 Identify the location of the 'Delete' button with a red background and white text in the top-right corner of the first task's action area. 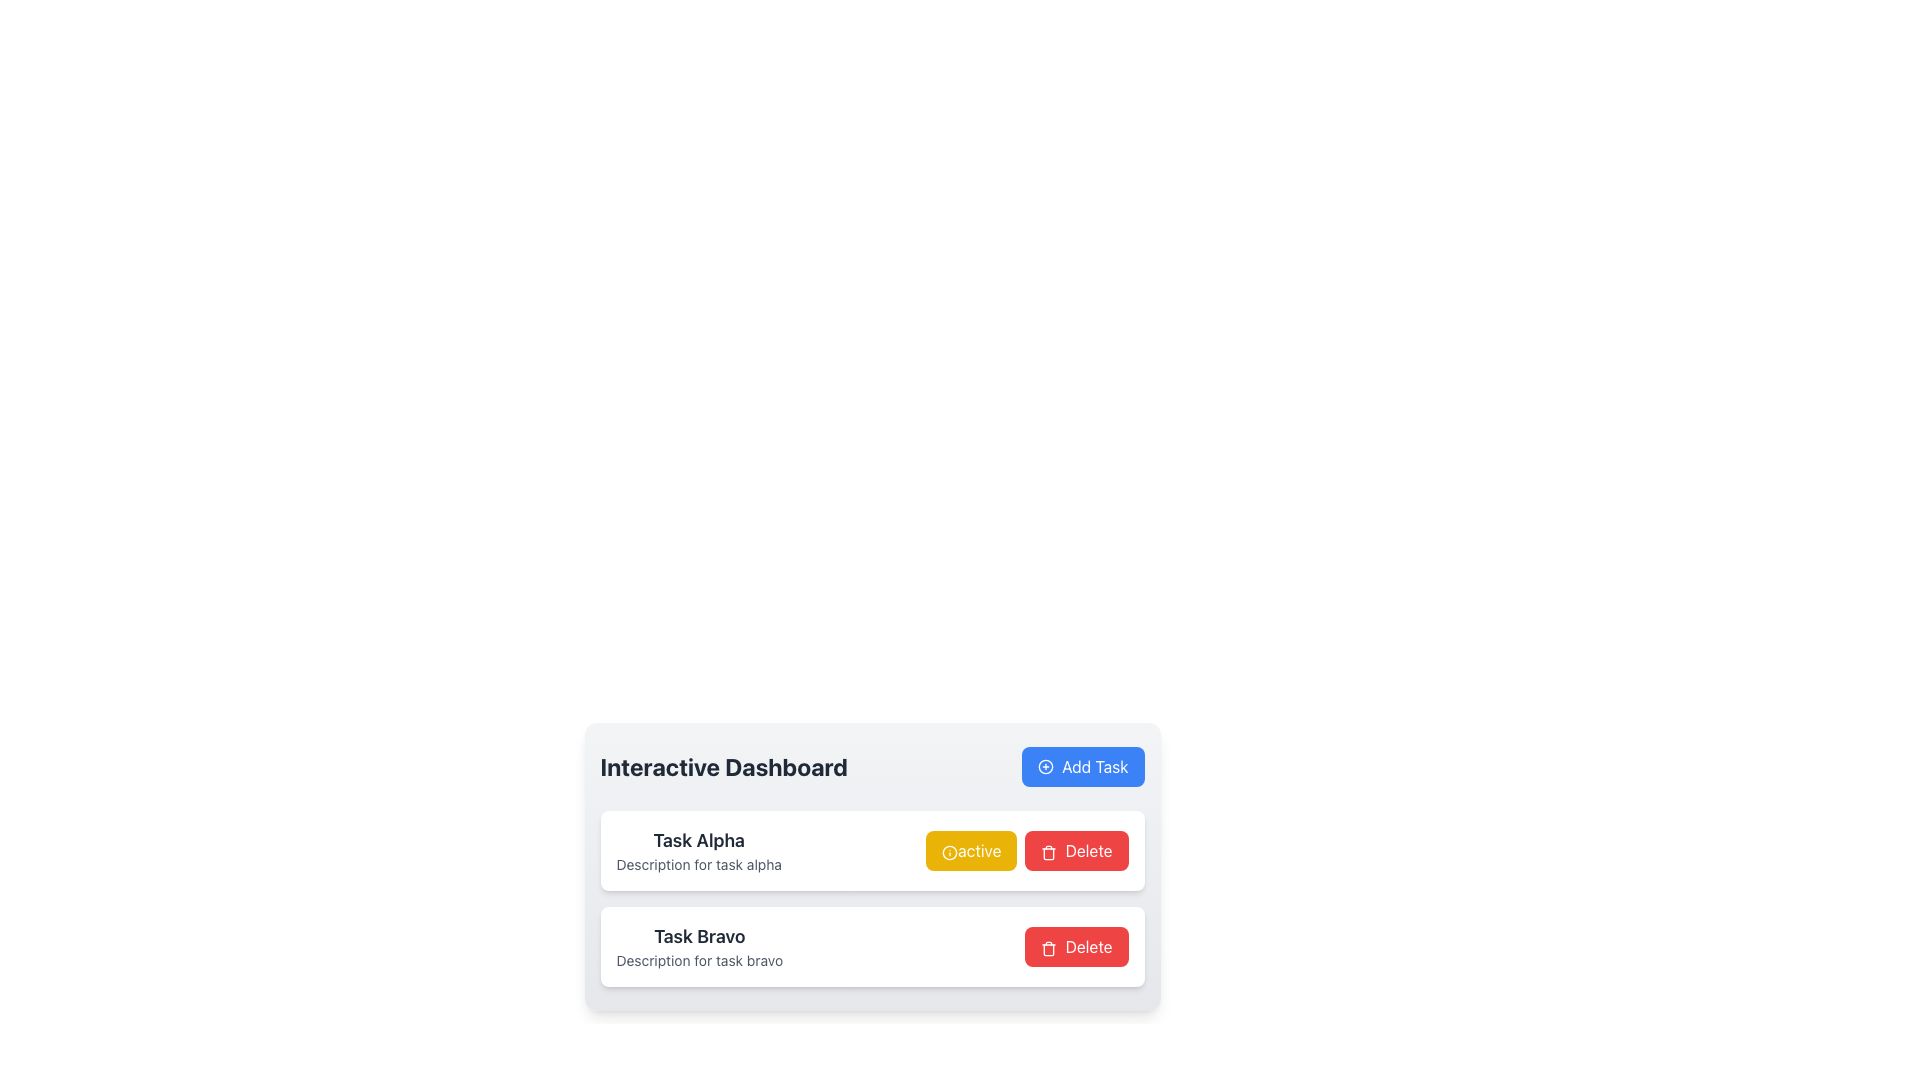
(1074, 851).